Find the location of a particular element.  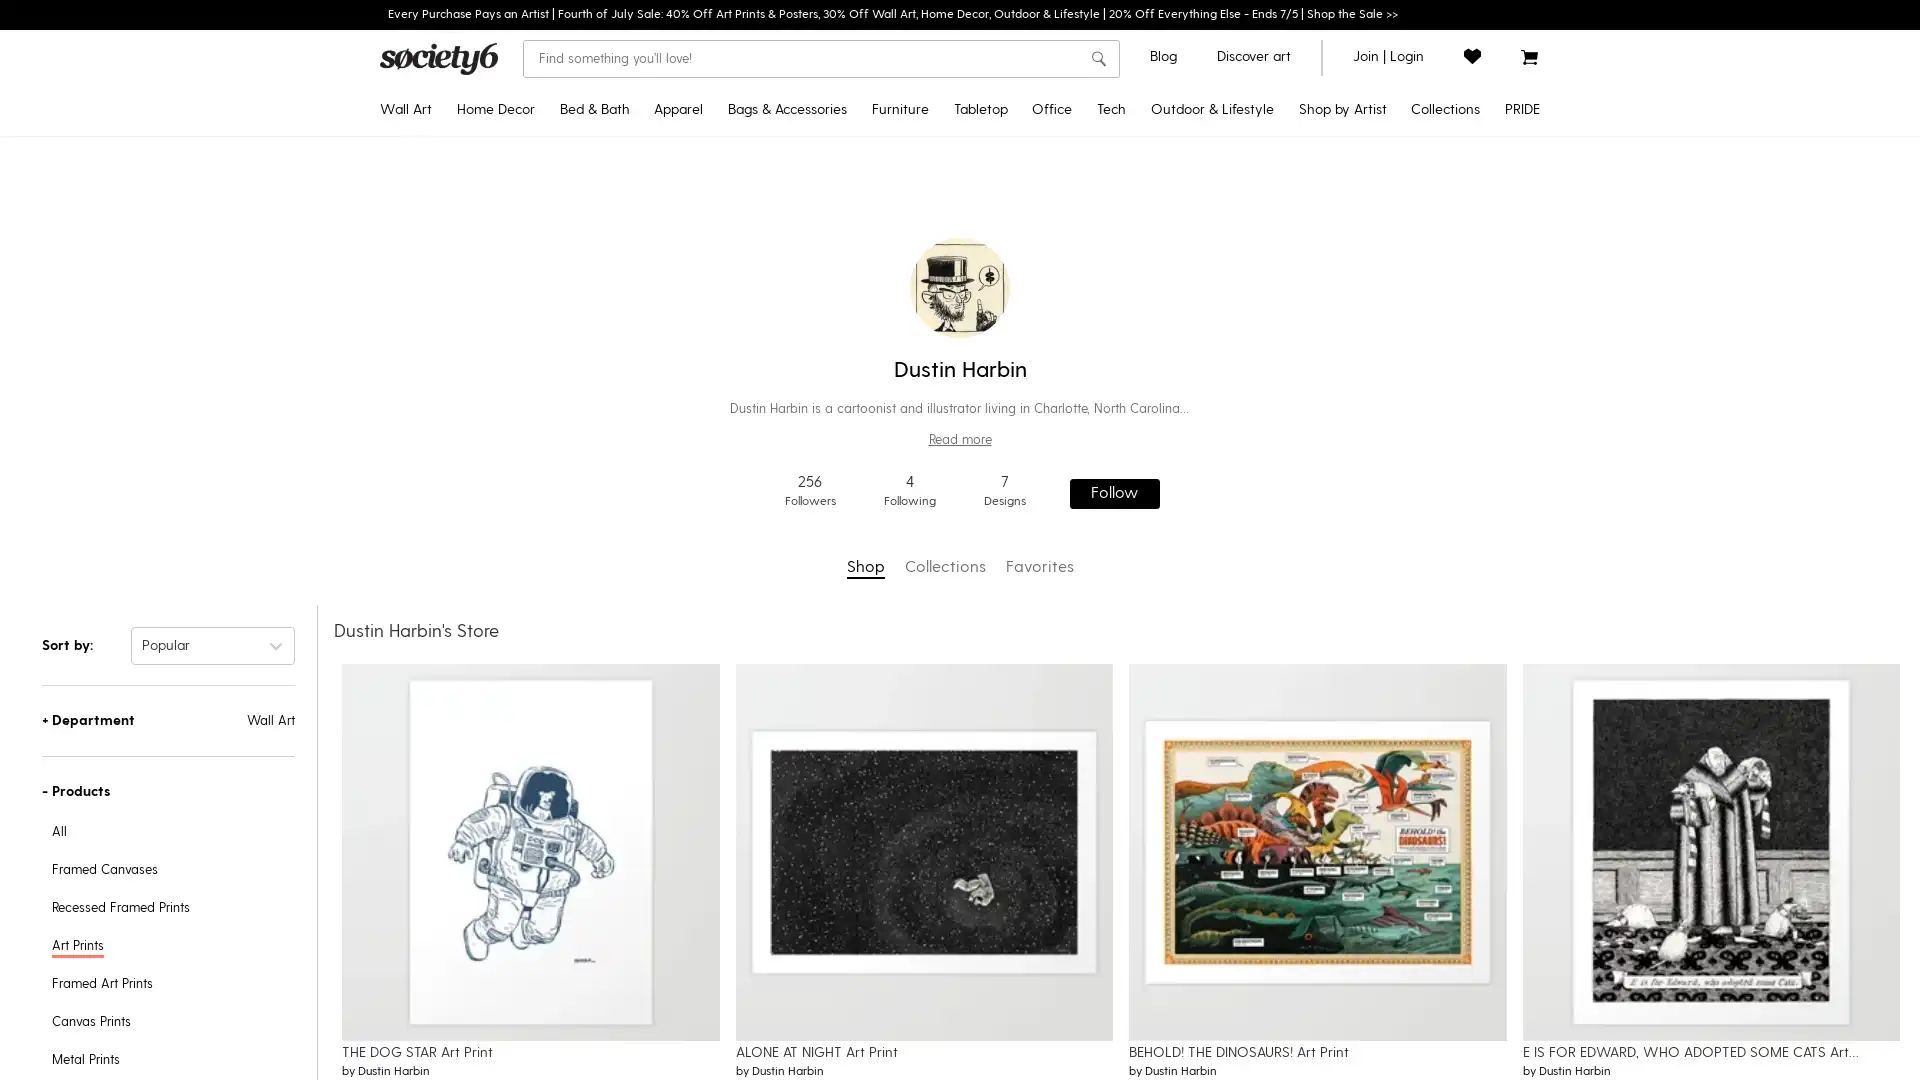

Yoga & Mindfulness is located at coordinates (1371, 483).